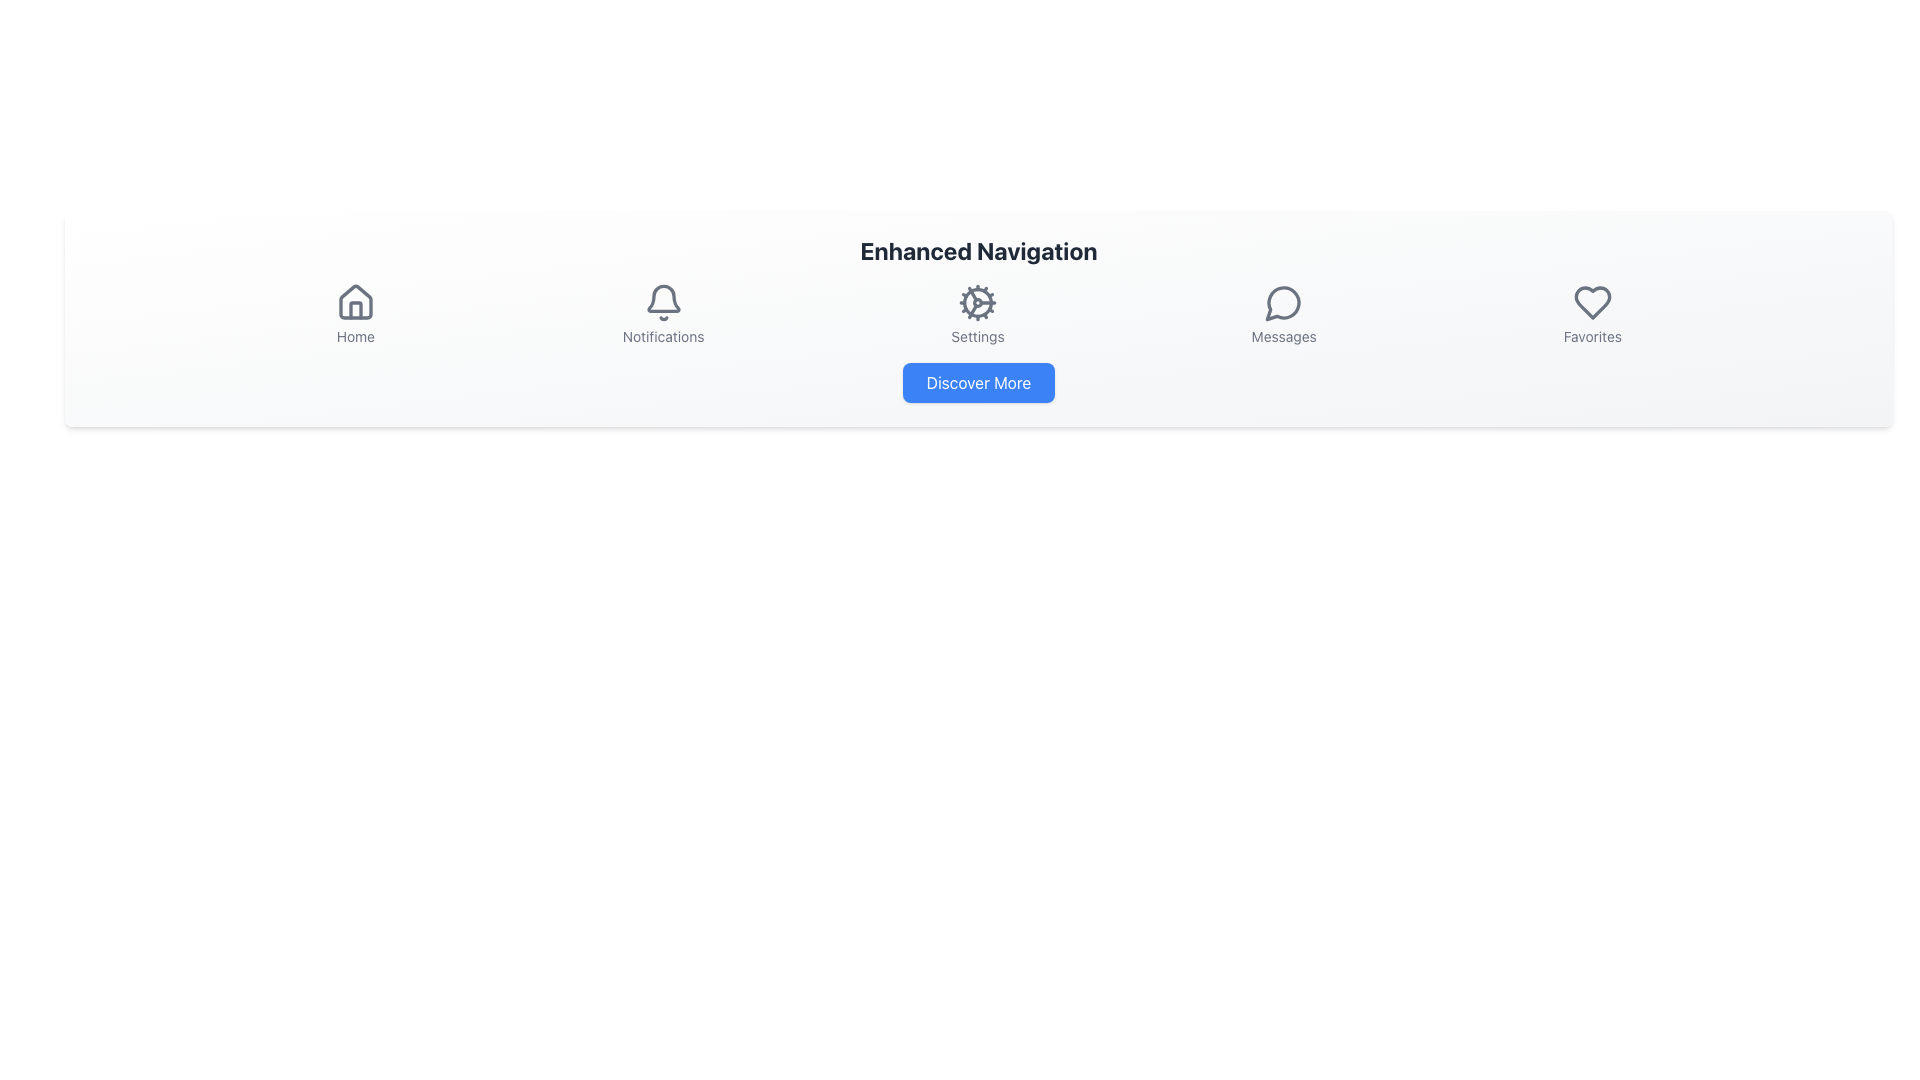  Describe the element at coordinates (1284, 303) in the screenshot. I see `the 'Messages' icon in the navigation menu, which visually represents the messaging functionality` at that location.